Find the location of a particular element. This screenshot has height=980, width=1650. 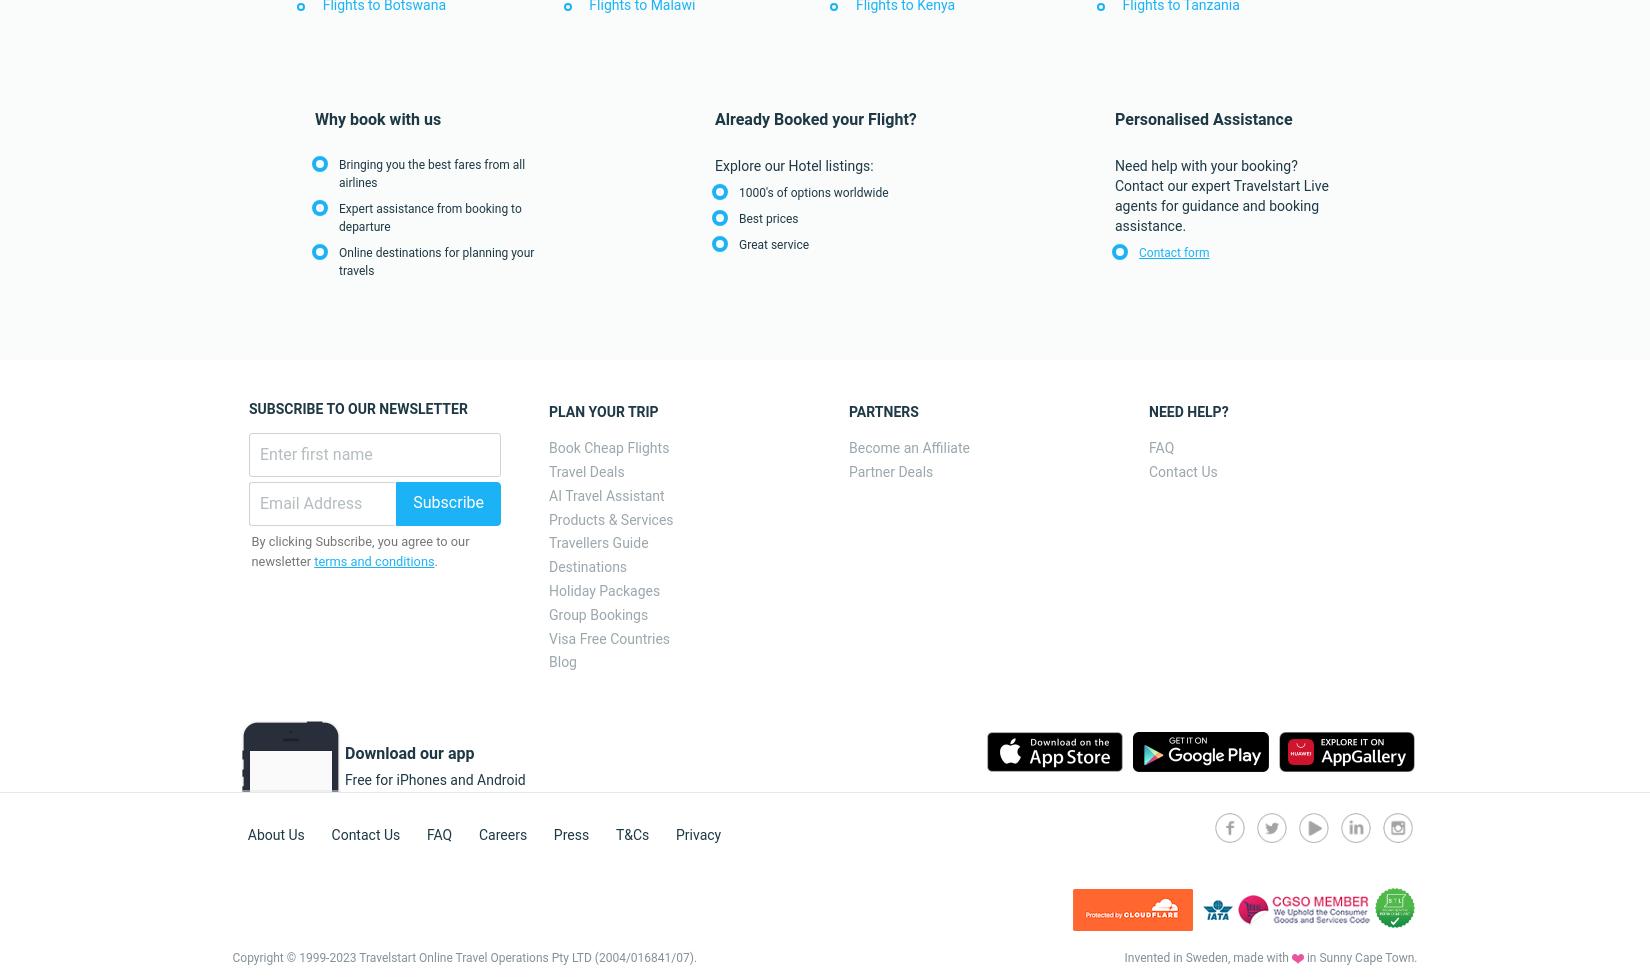

'.' is located at coordinates (434, 561).